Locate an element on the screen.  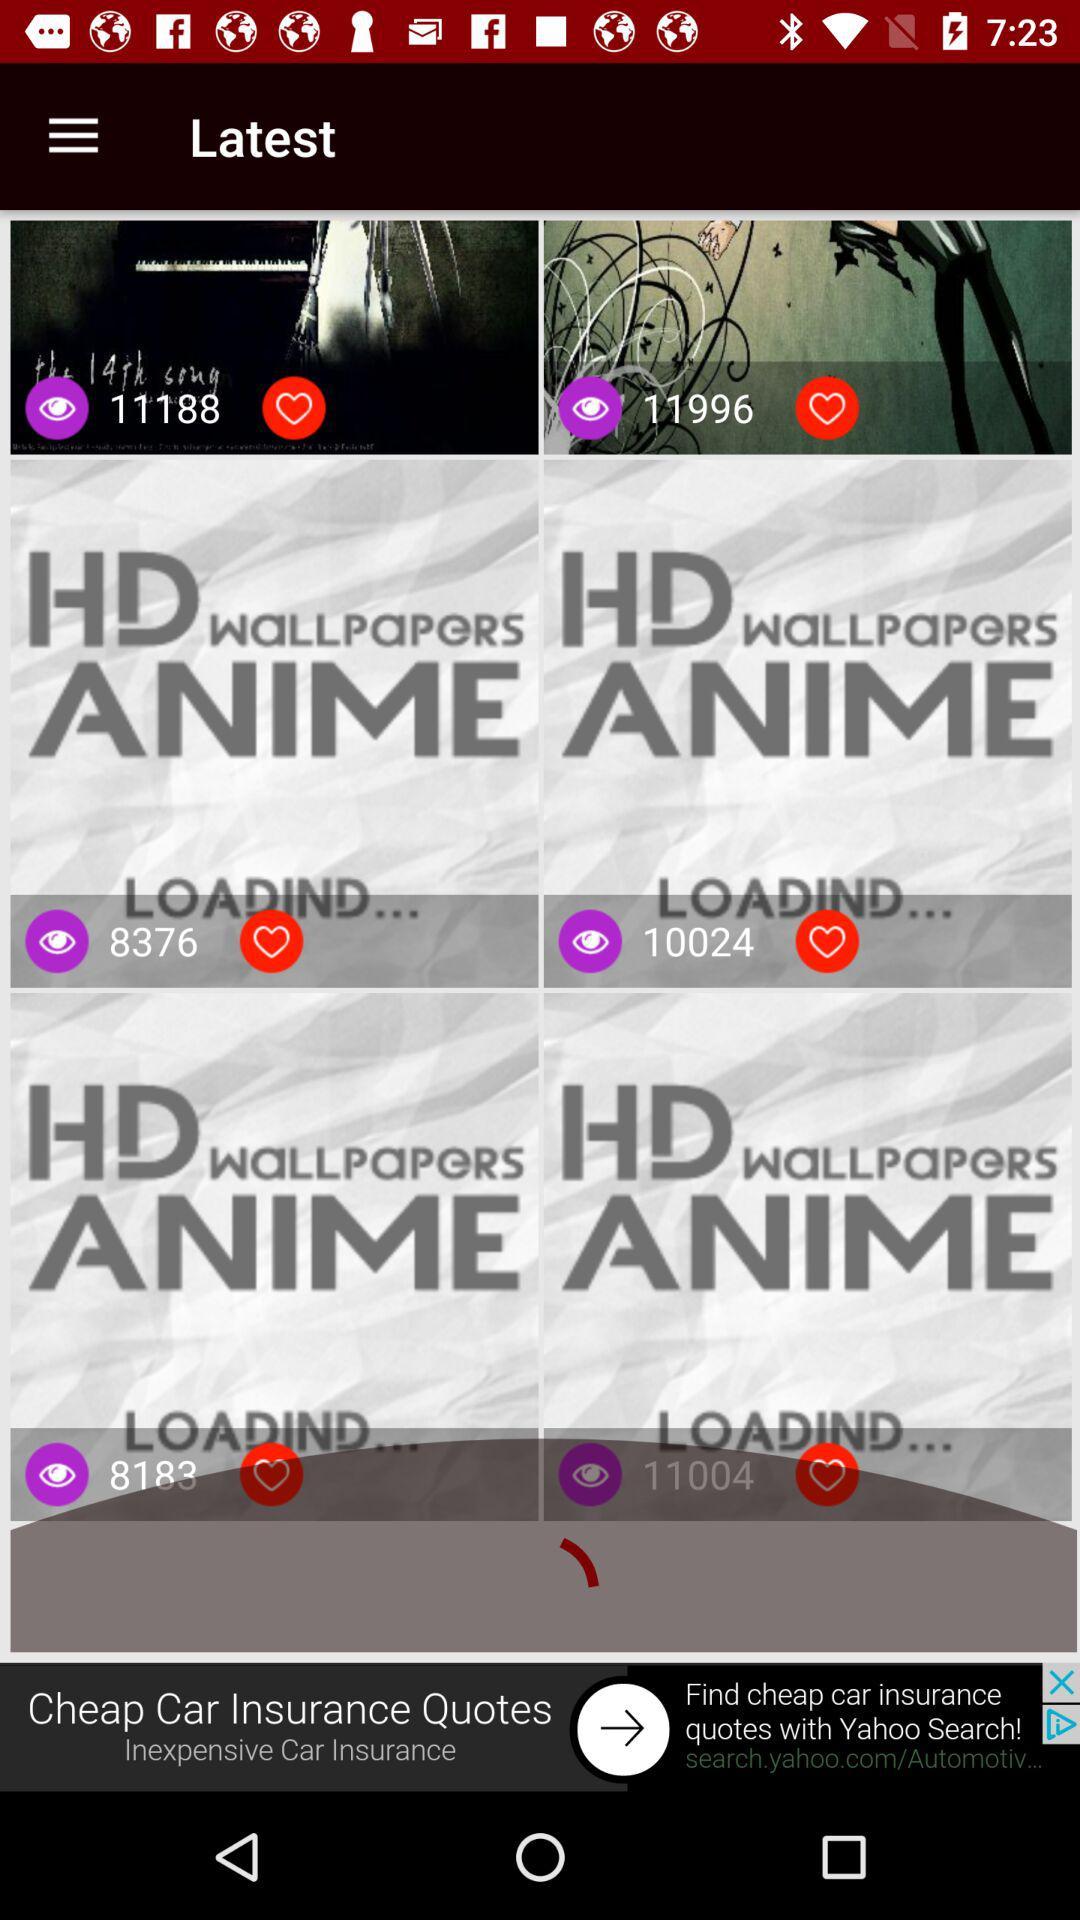
like button is located at coordinates (293, 407).